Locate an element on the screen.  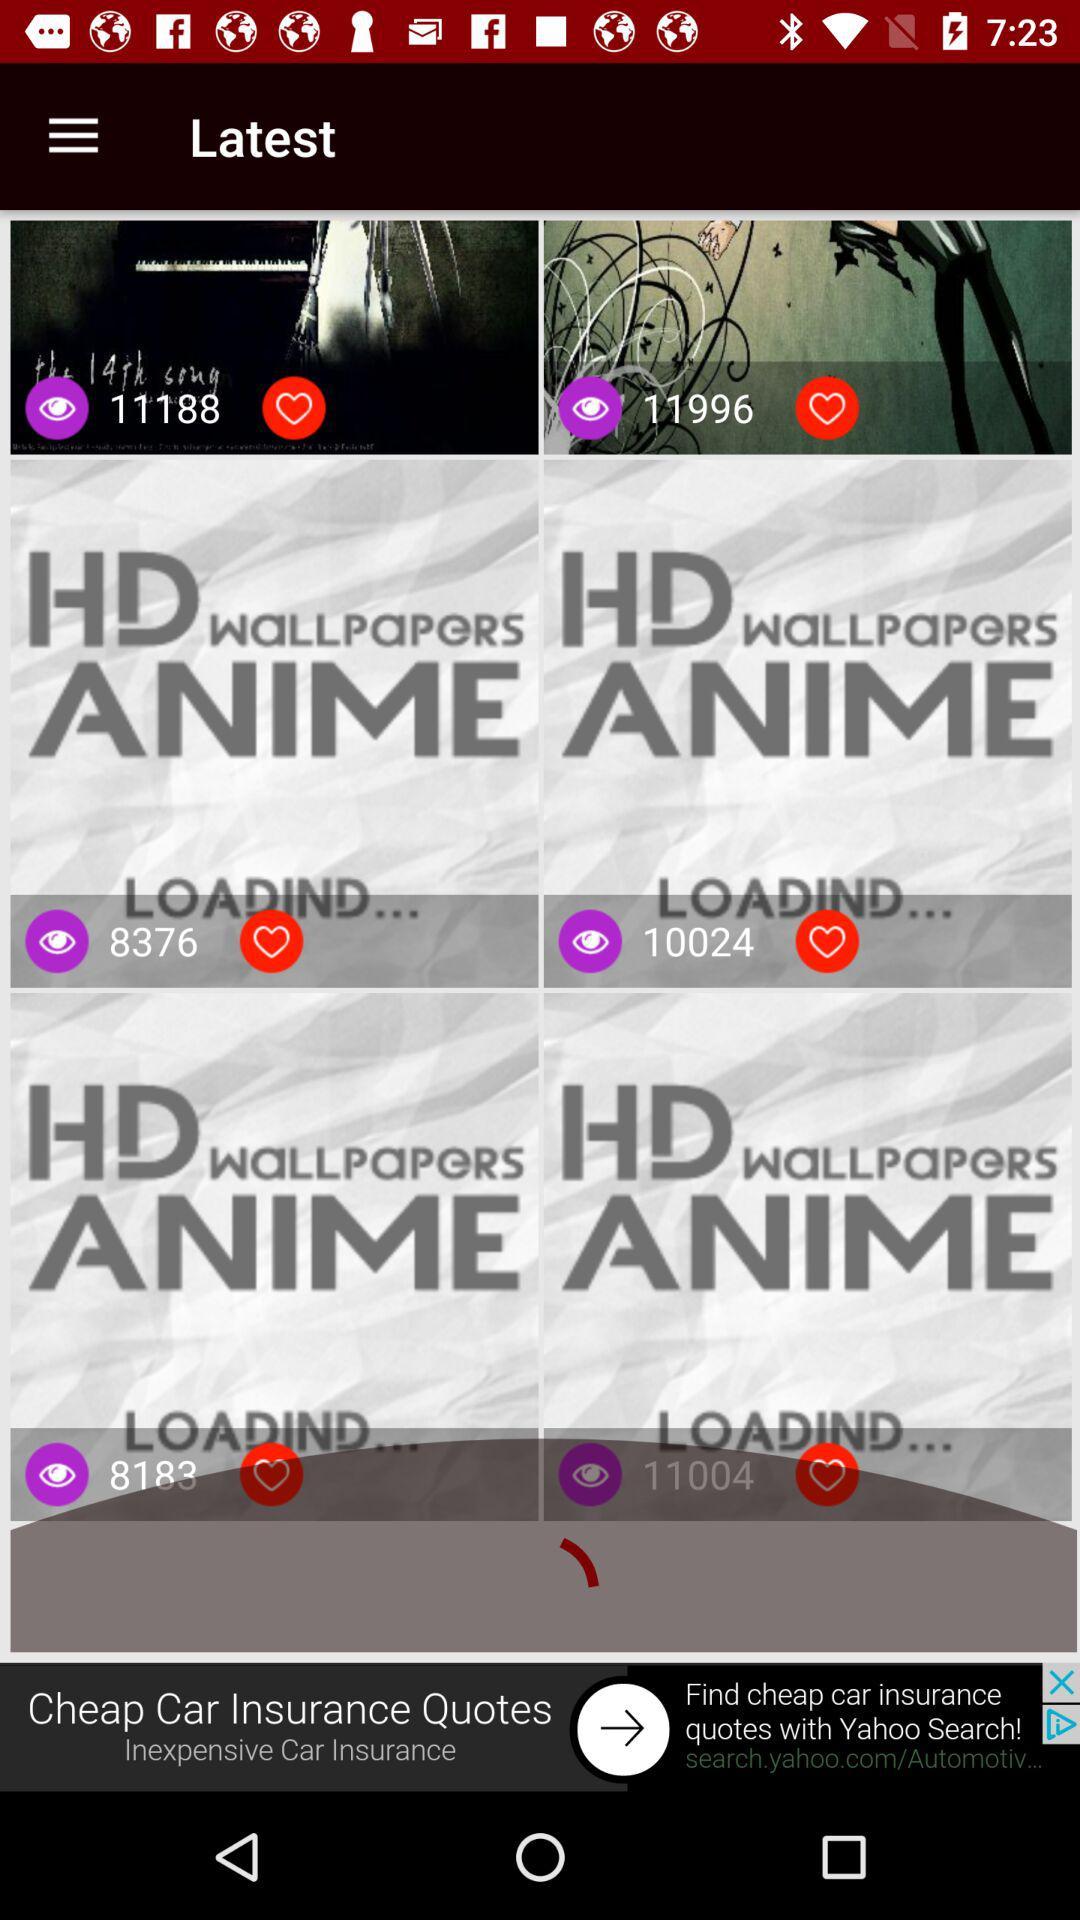
like button is located at coordinates (293, 407).